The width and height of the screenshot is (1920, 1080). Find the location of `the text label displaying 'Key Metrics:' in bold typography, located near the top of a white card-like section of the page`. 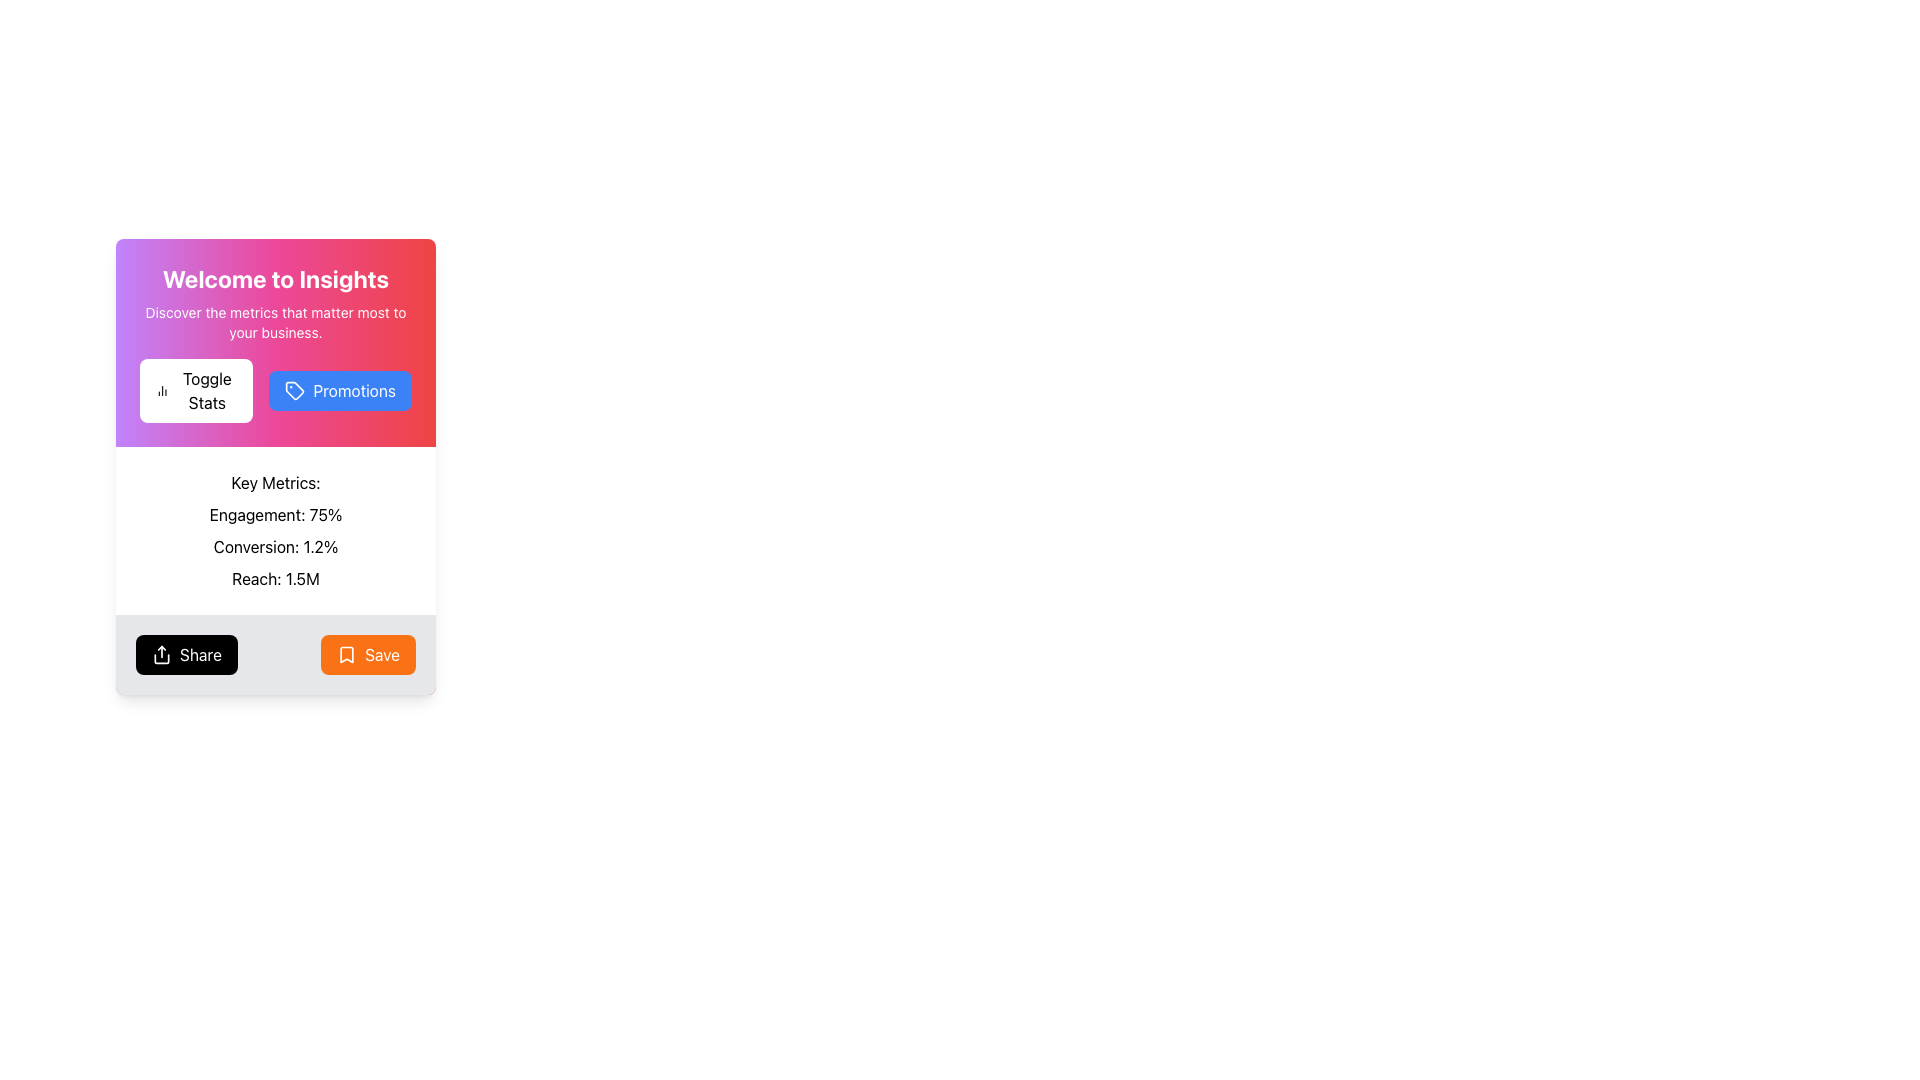

the text label displaying 'Key Metrics:' in bold typography, located near the top of a white card-like section of the page is located at coordinates (274, 482).